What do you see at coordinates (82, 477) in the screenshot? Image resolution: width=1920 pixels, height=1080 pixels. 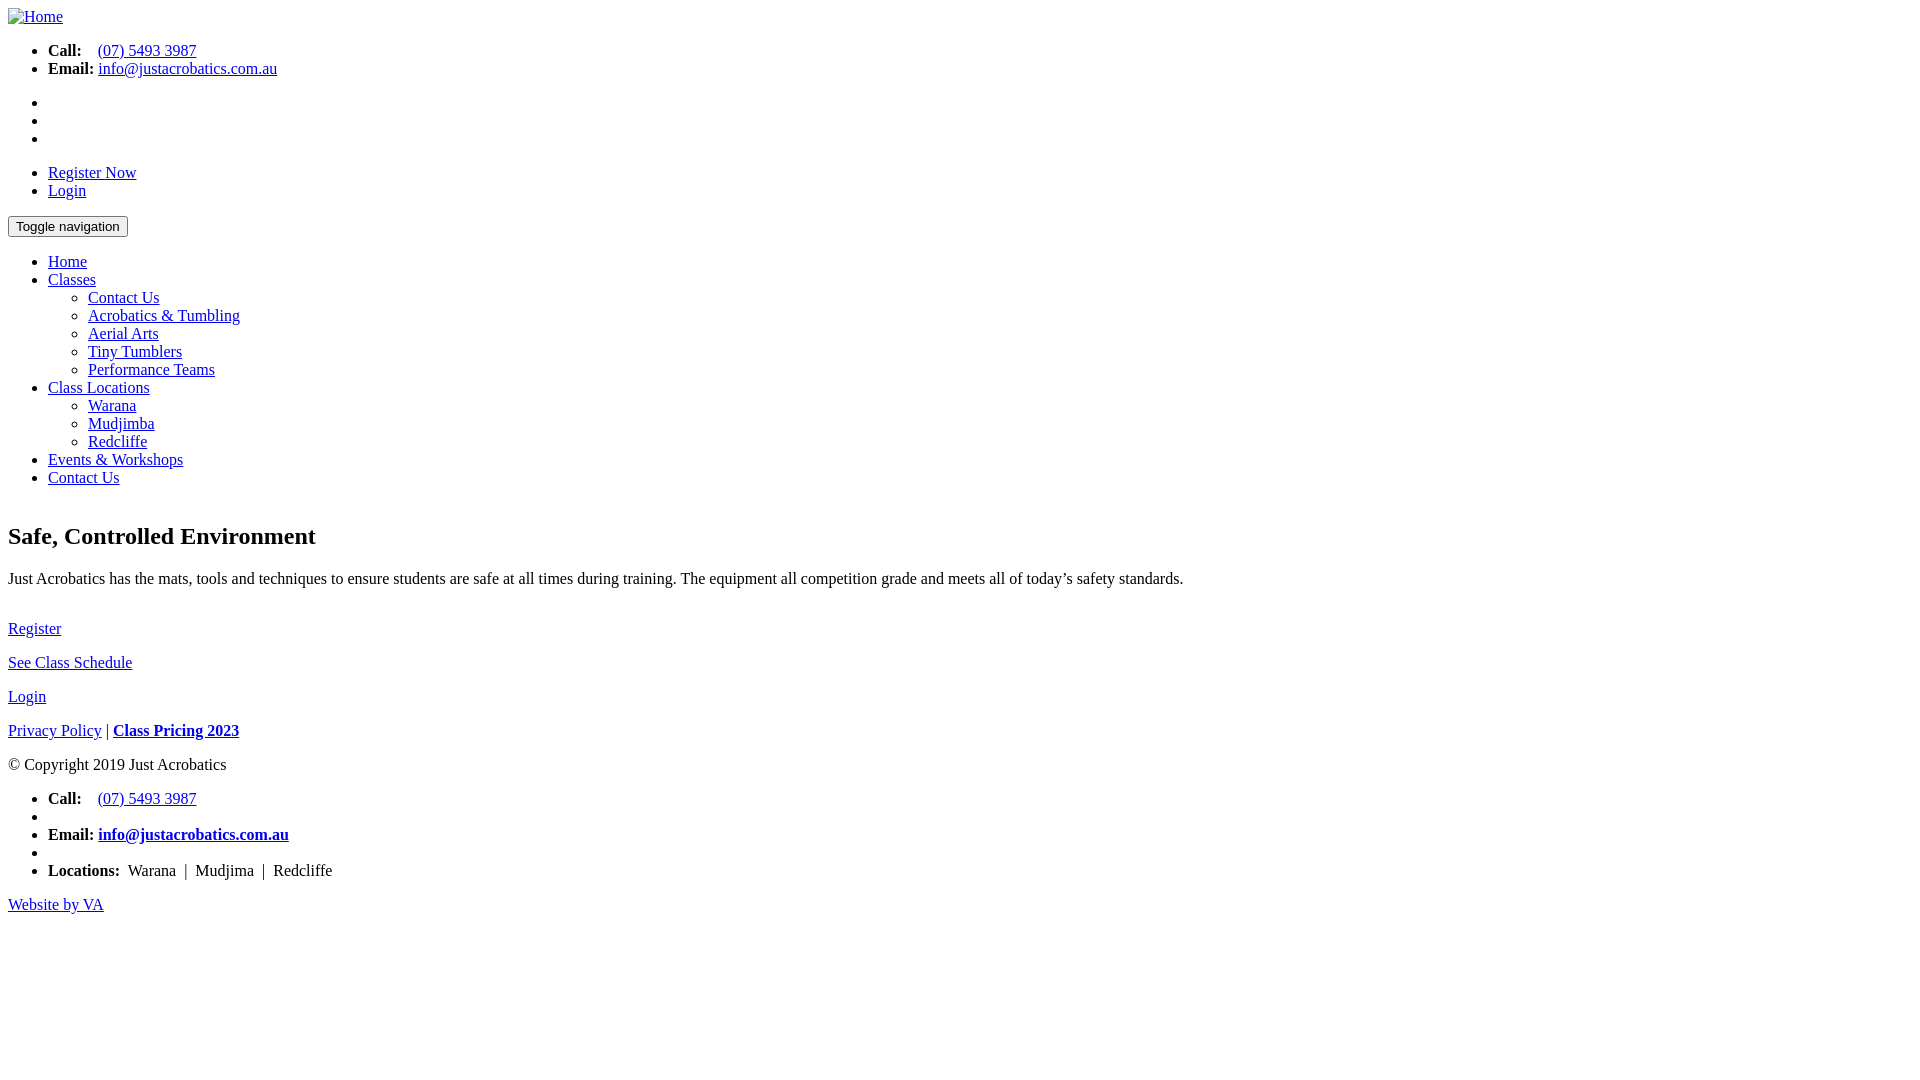 I see `'Contact Us'` at bounding box center [82, 477].